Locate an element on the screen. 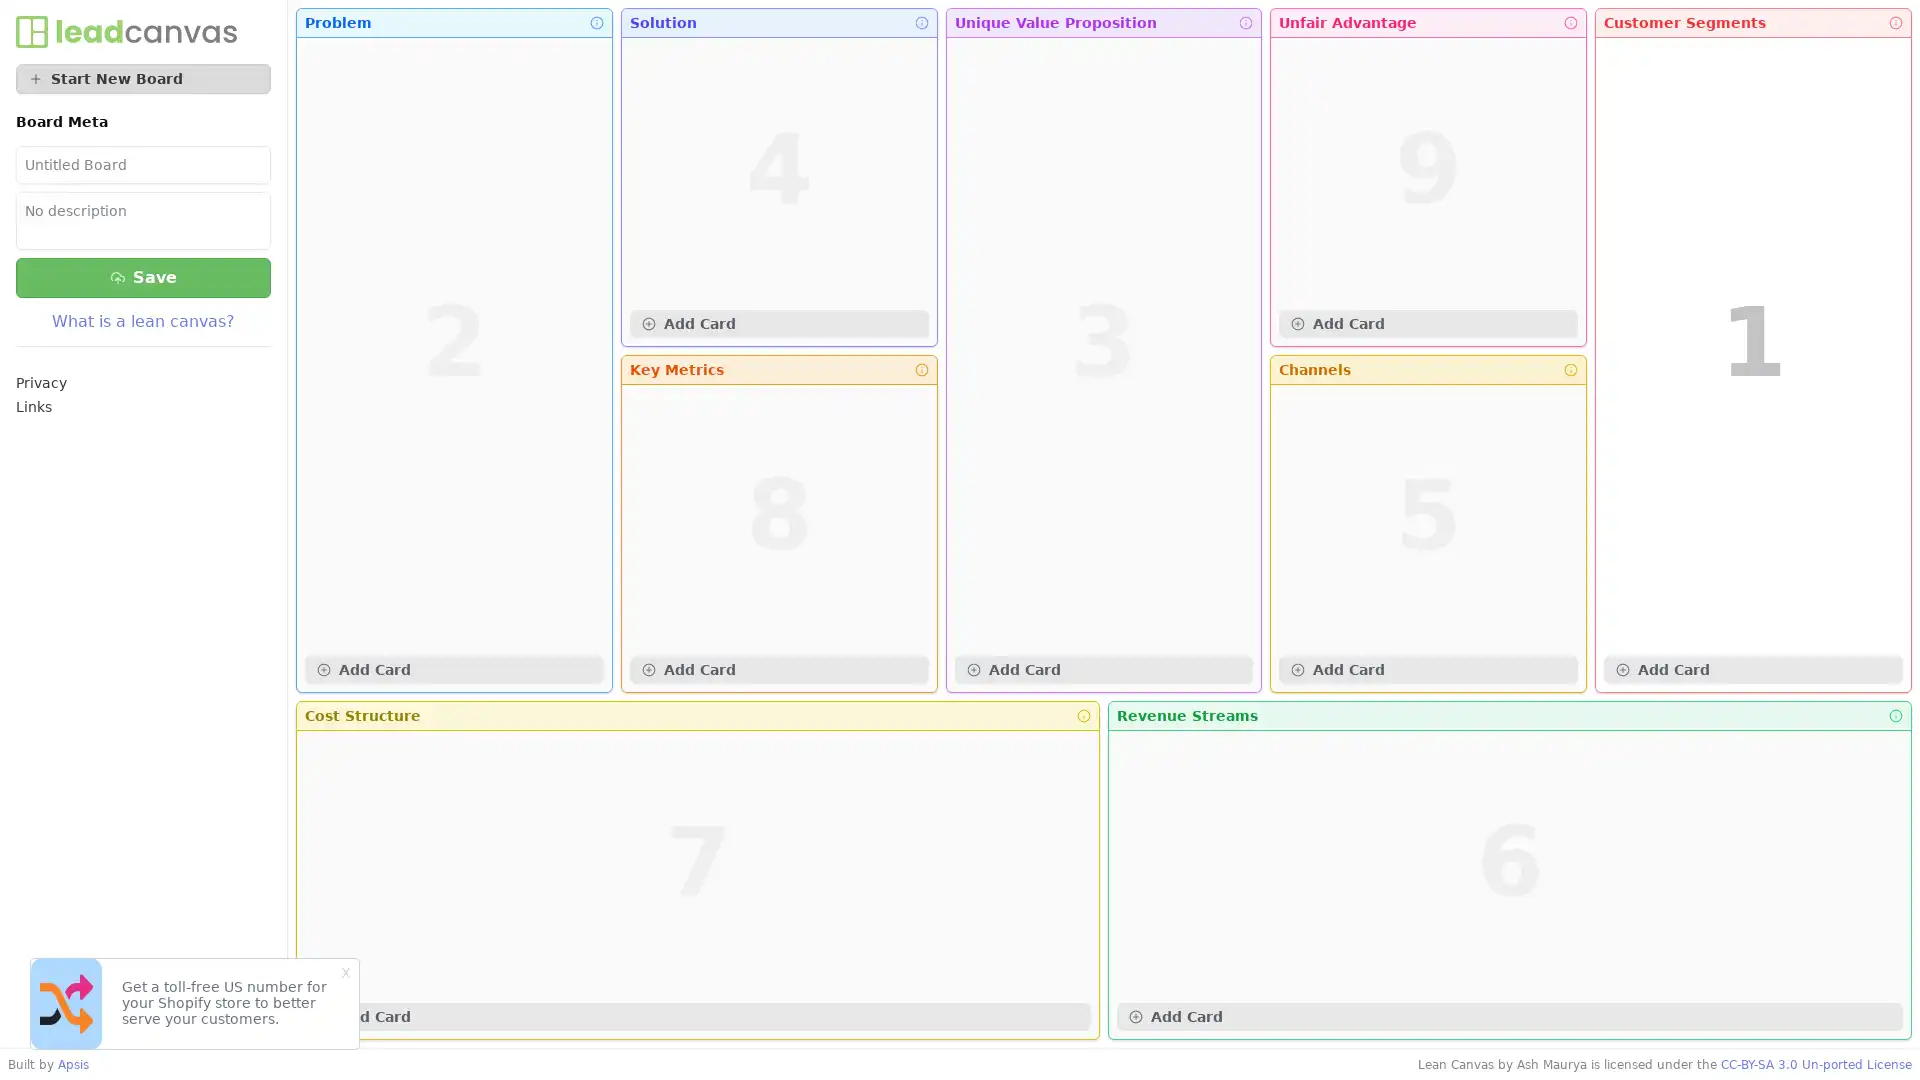 This screenshot has height=1080, width=1920. Add Card is located at coordinates (1427, 670).